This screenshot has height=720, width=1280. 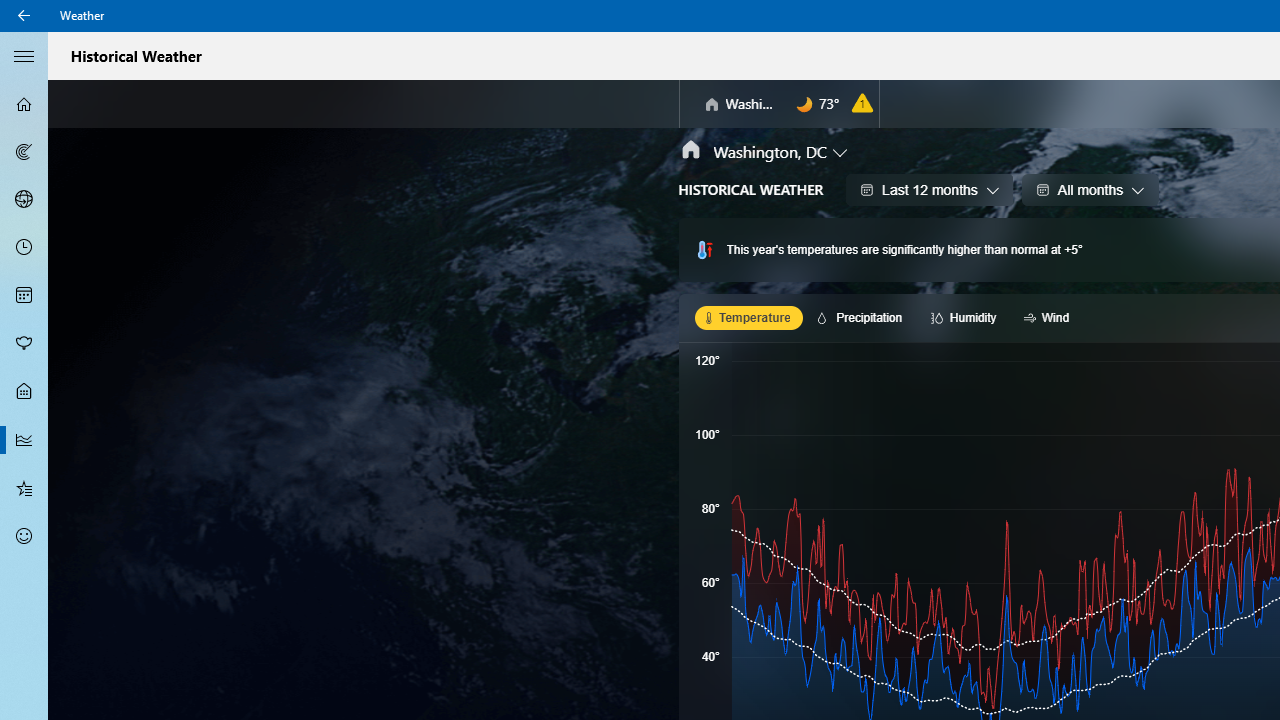 What do you see at coordinates (24, 104) in the screenshot?
I see `'Forecast - Not Selected'` at bounding box center [24, 104].